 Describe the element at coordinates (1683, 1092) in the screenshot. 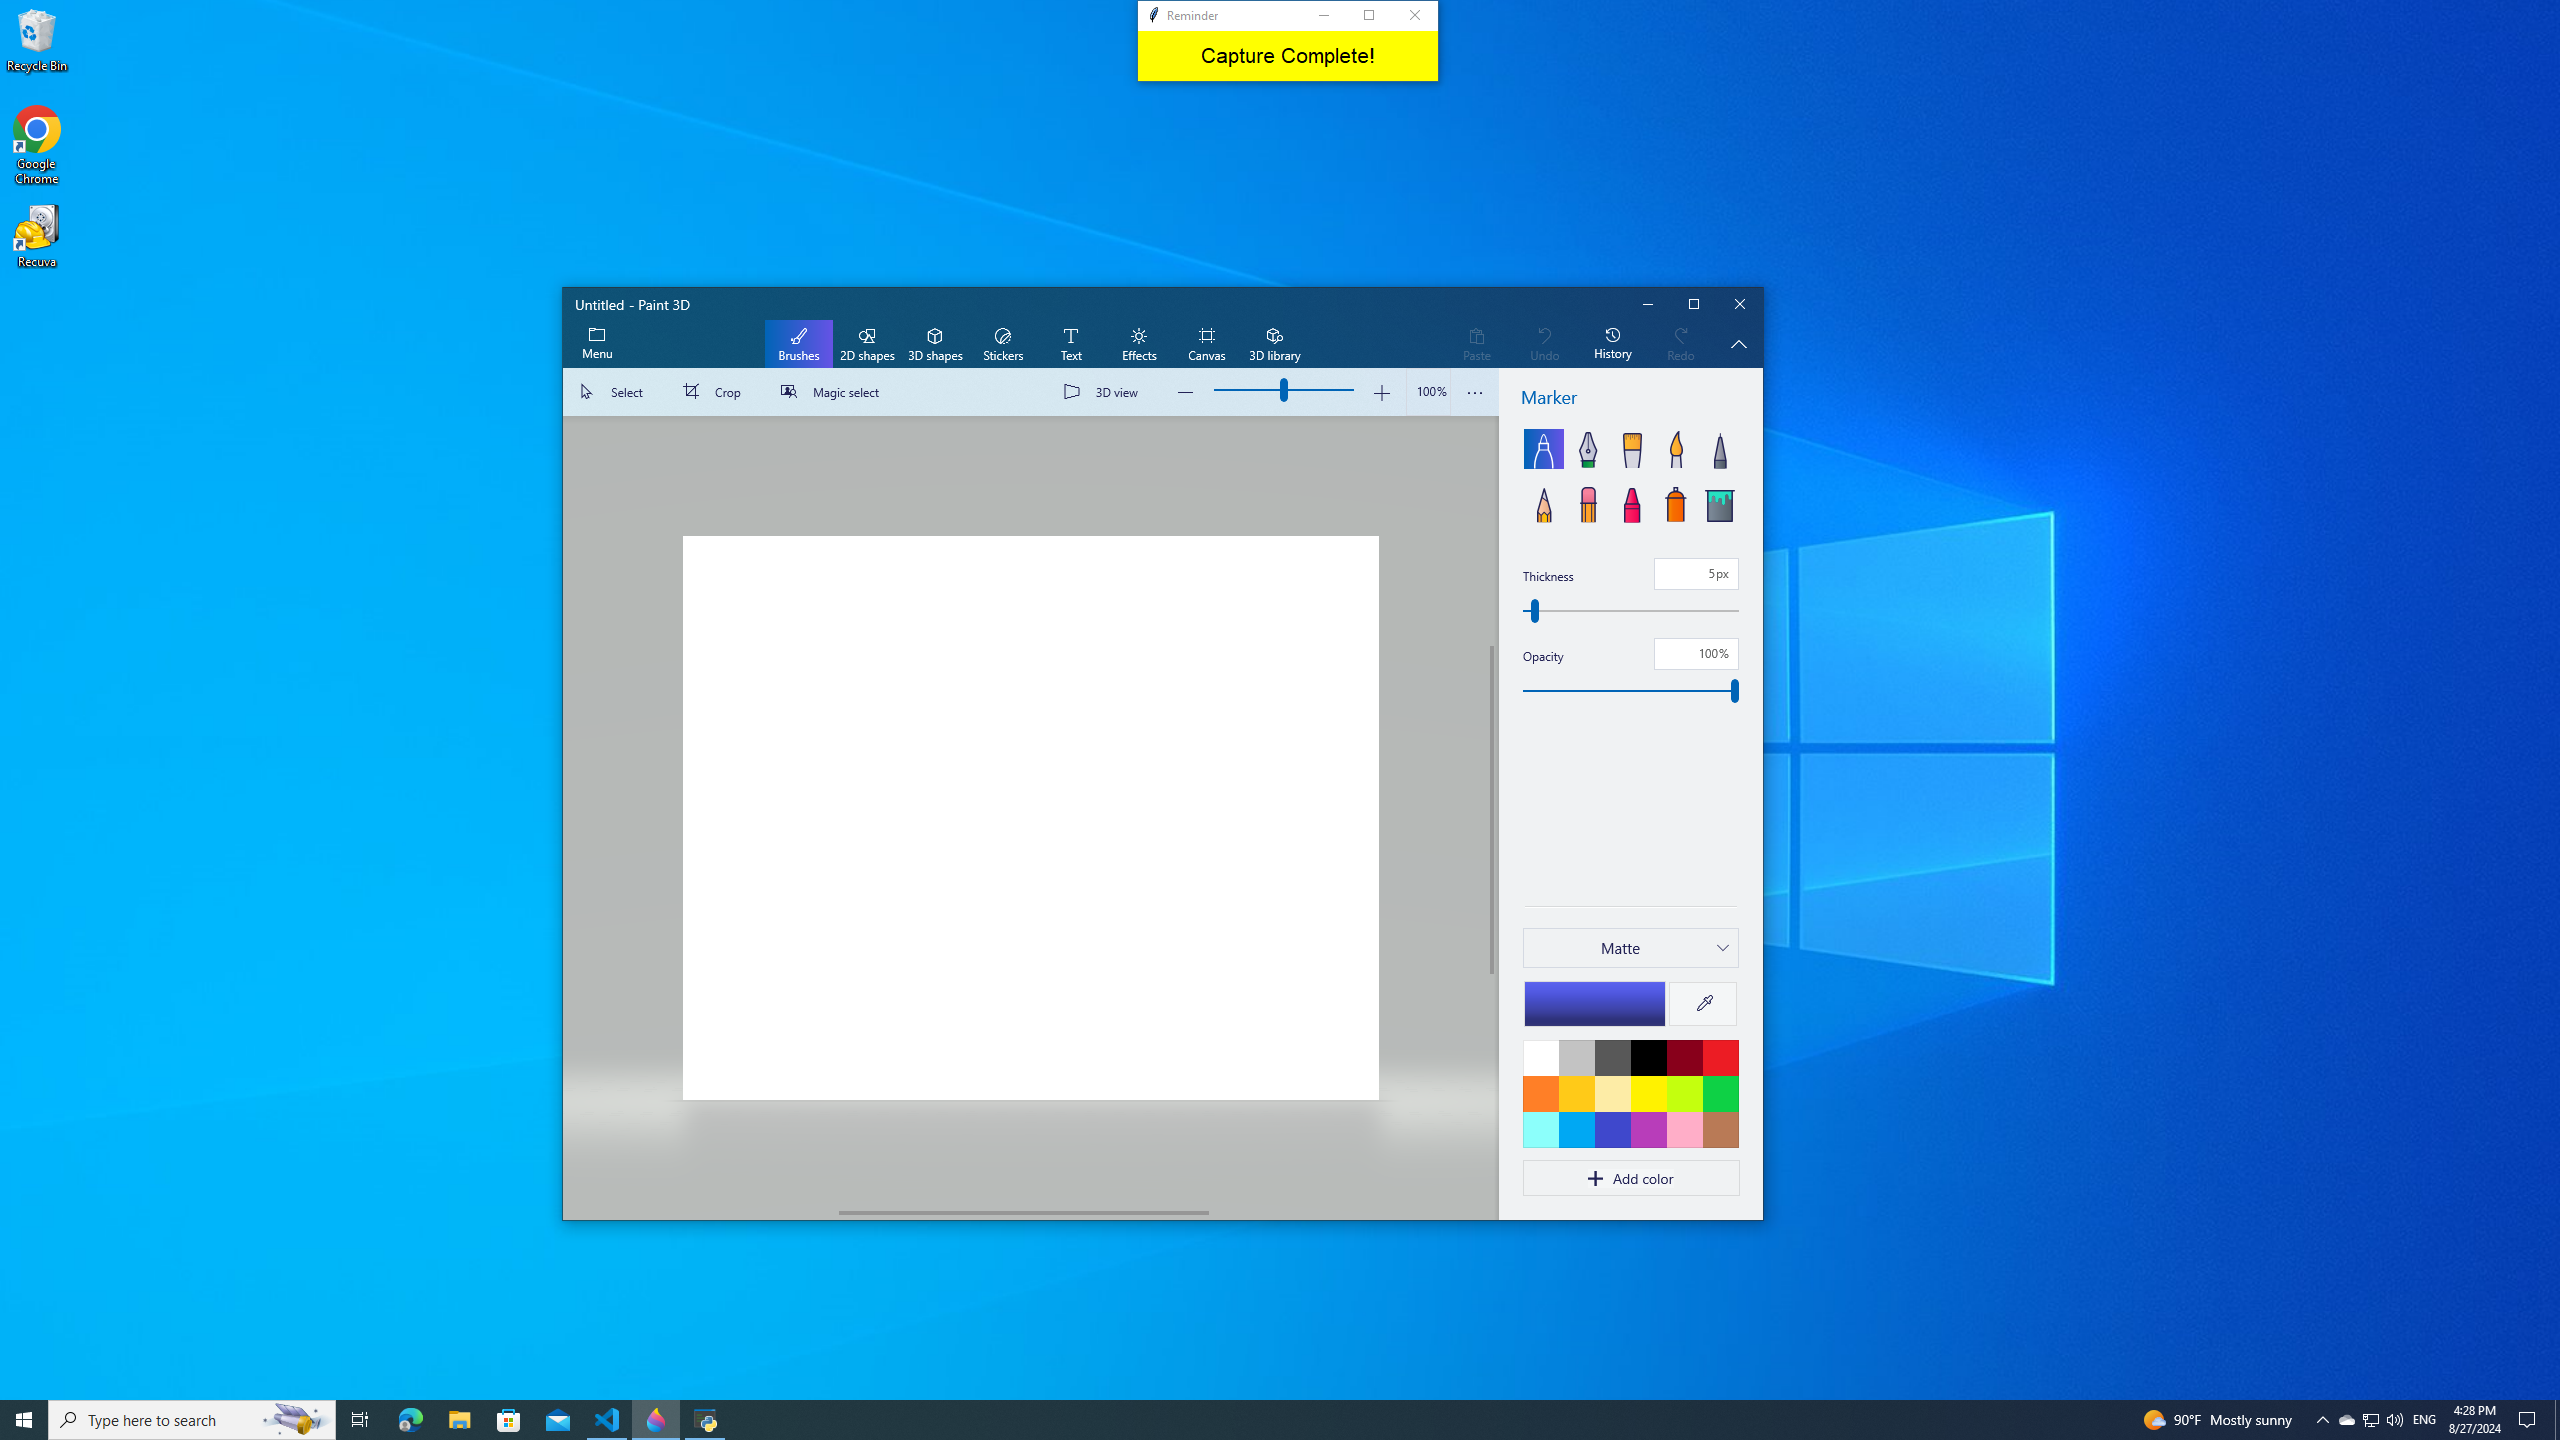

I see `'Lime'` at that location.